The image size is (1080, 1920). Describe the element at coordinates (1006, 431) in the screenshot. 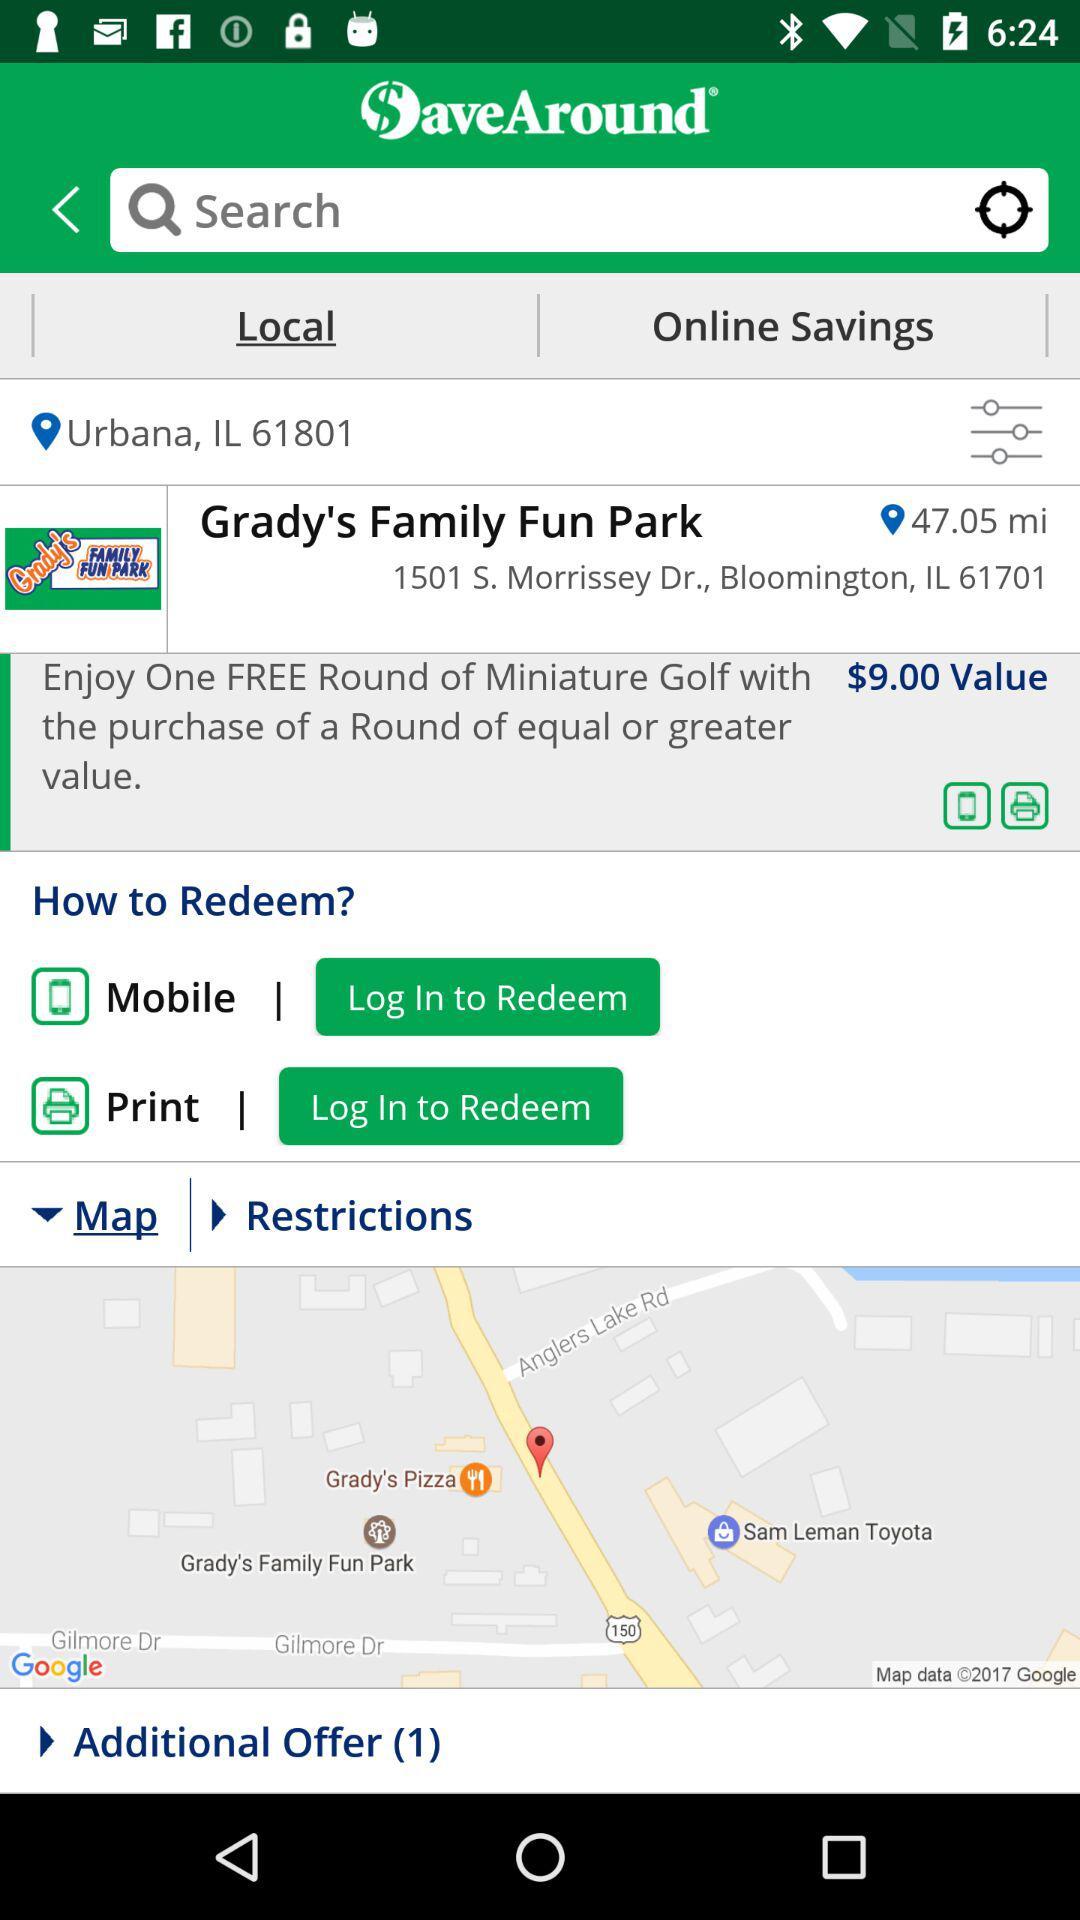

I see `the sliders icon` at that location.